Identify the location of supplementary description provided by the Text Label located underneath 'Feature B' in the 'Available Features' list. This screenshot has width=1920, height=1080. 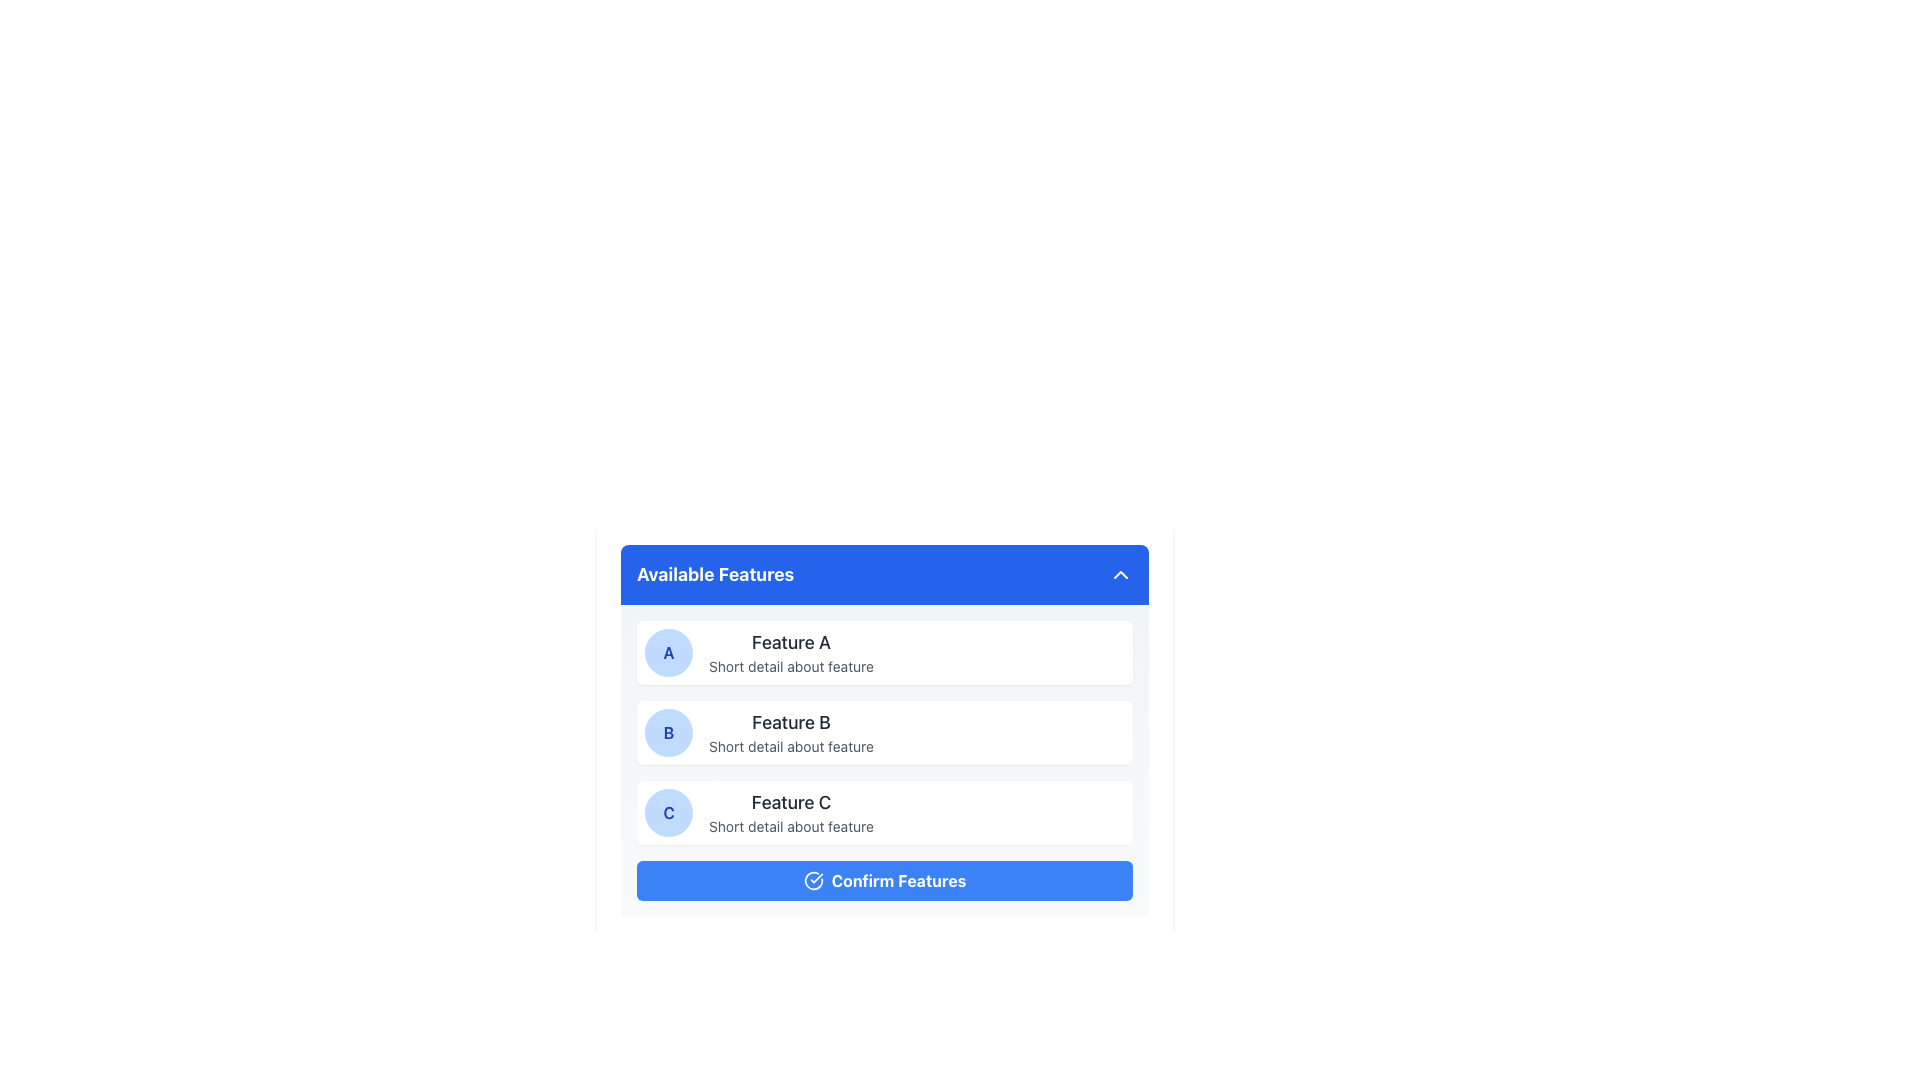
(790, 747).